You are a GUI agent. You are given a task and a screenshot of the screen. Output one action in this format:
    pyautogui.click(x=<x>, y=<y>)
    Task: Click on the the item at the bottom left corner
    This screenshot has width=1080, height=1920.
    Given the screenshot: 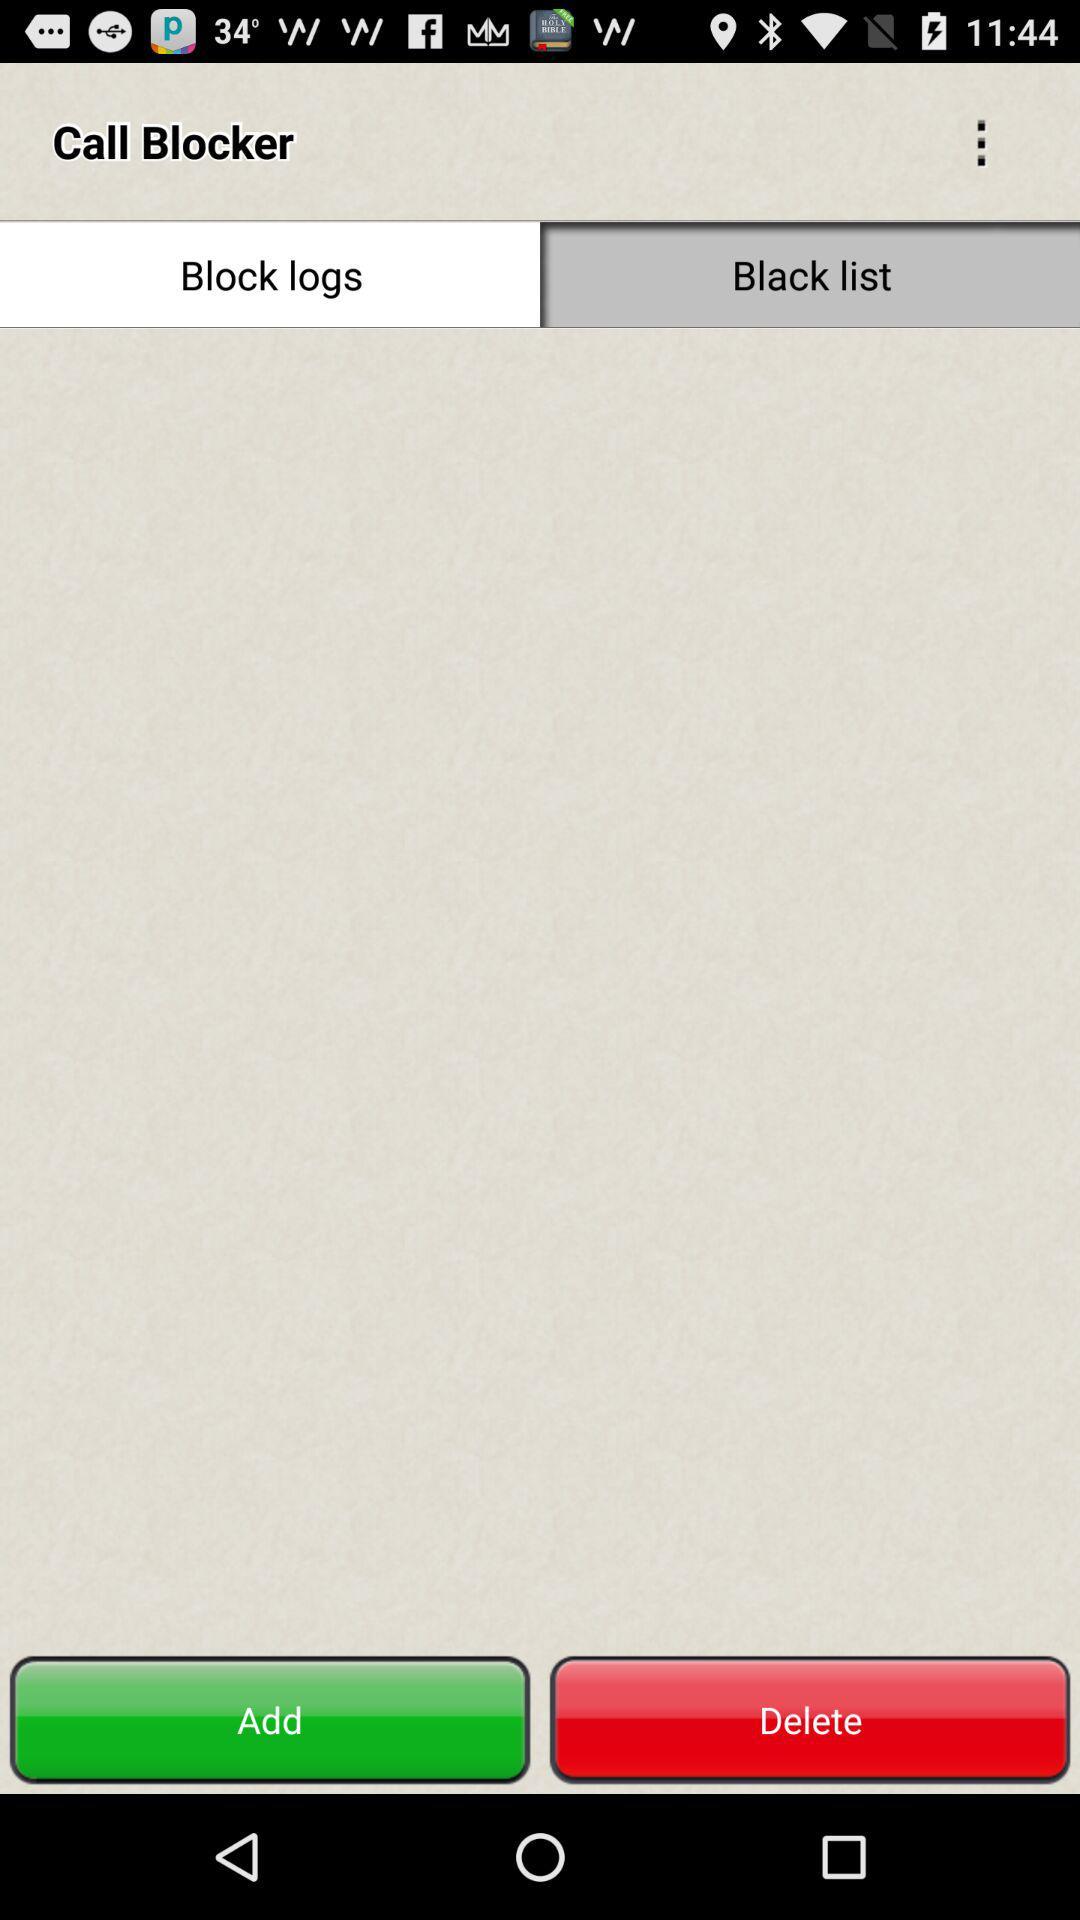 What is the action you would take?
    pyautogui.click(x=270, y=1719)
    